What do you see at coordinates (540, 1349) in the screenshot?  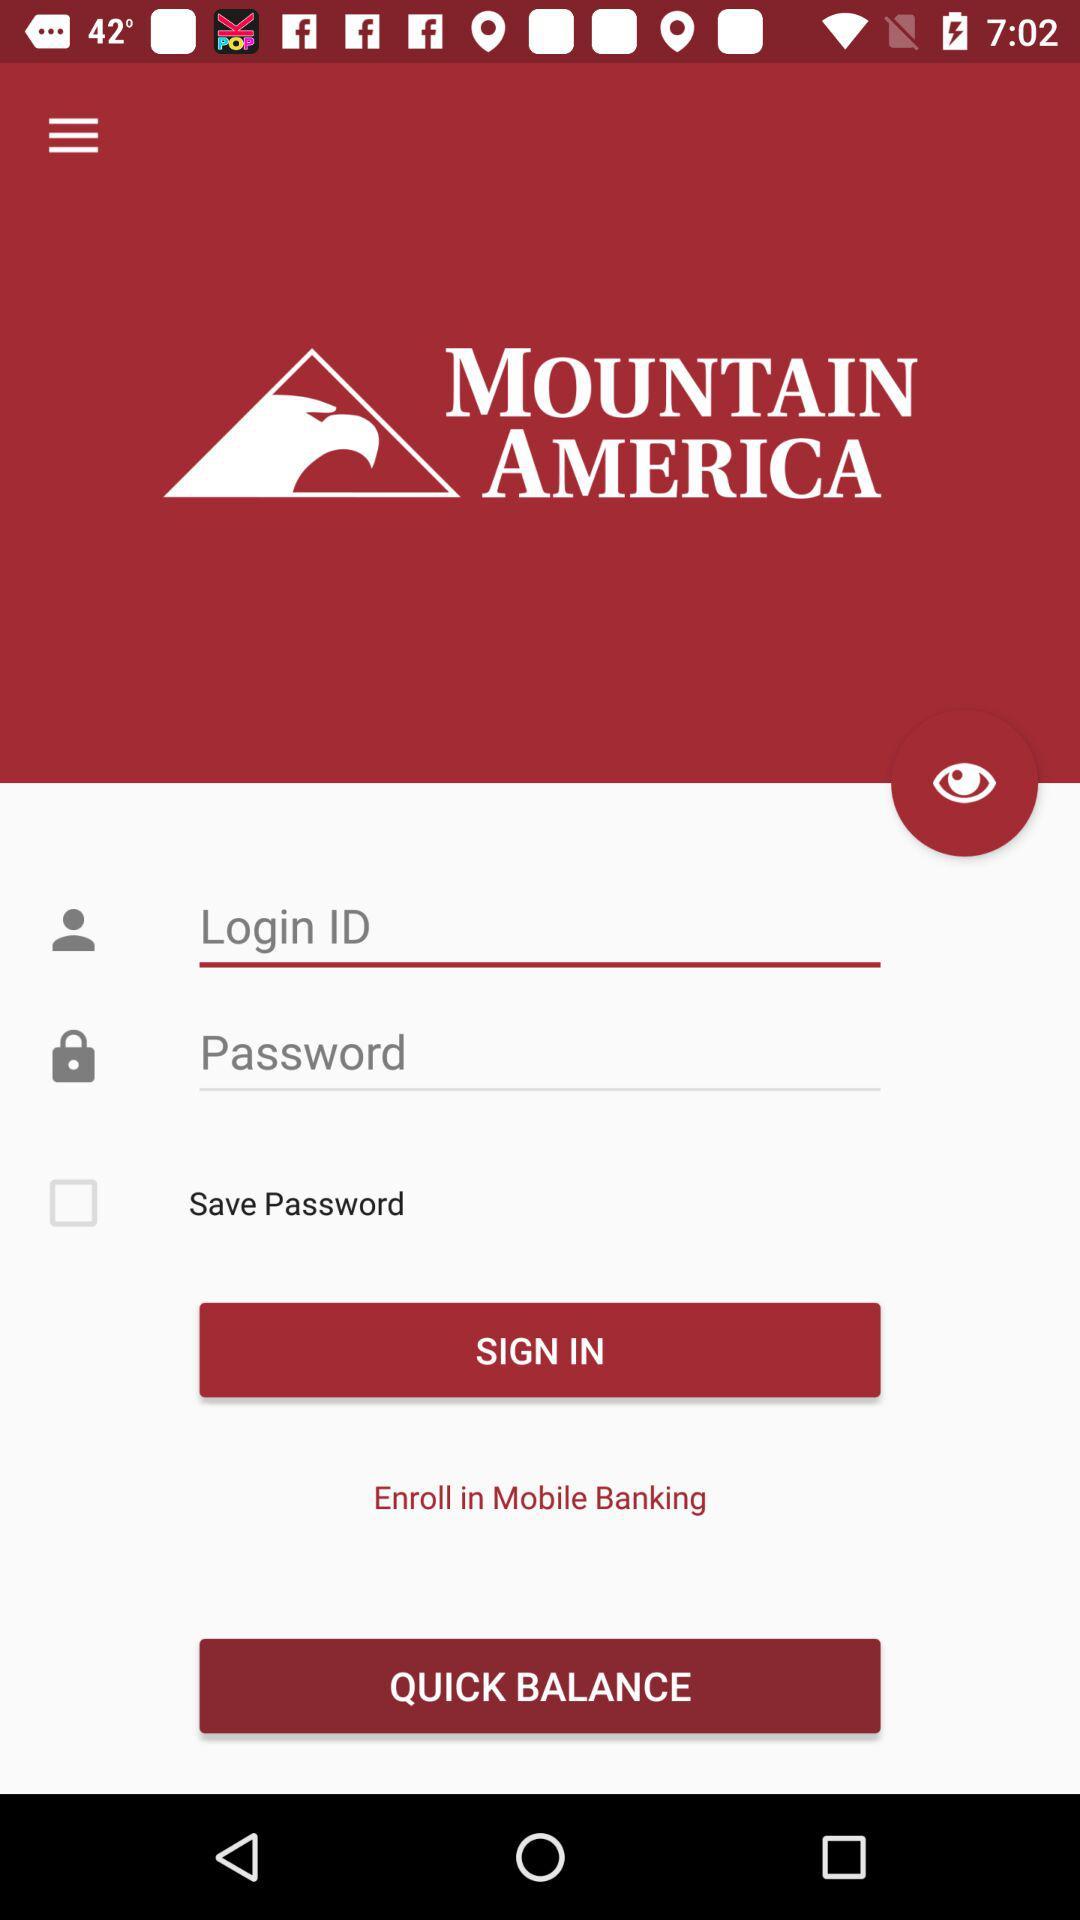 I see `the item above enroll in mobile icon` at bounding box center [540, 1349].